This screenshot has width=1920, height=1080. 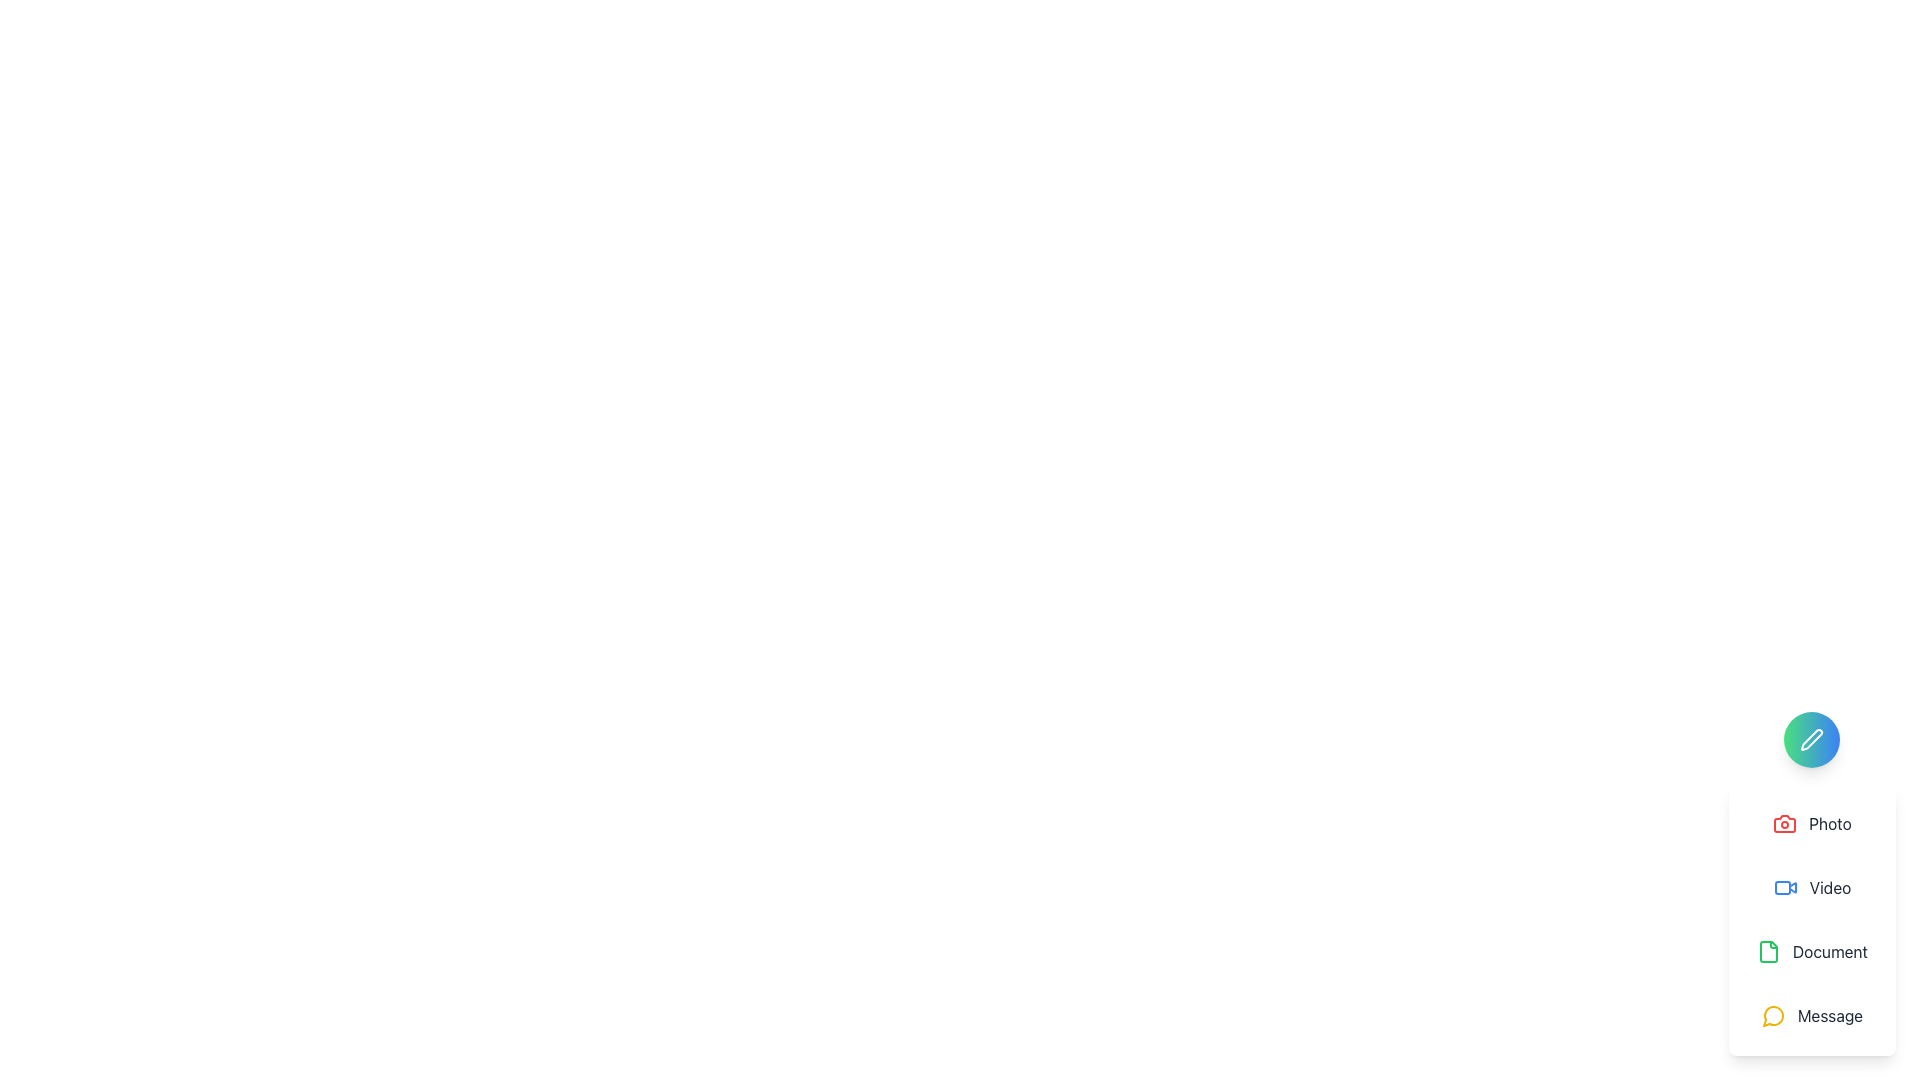 What do you see at coordinates (1812, 1015) in the screenshot?
I see `the 'Message' menu option button located in the vertical menu, positioned below the 'Document' option` at bounding box center [1812, 1015].